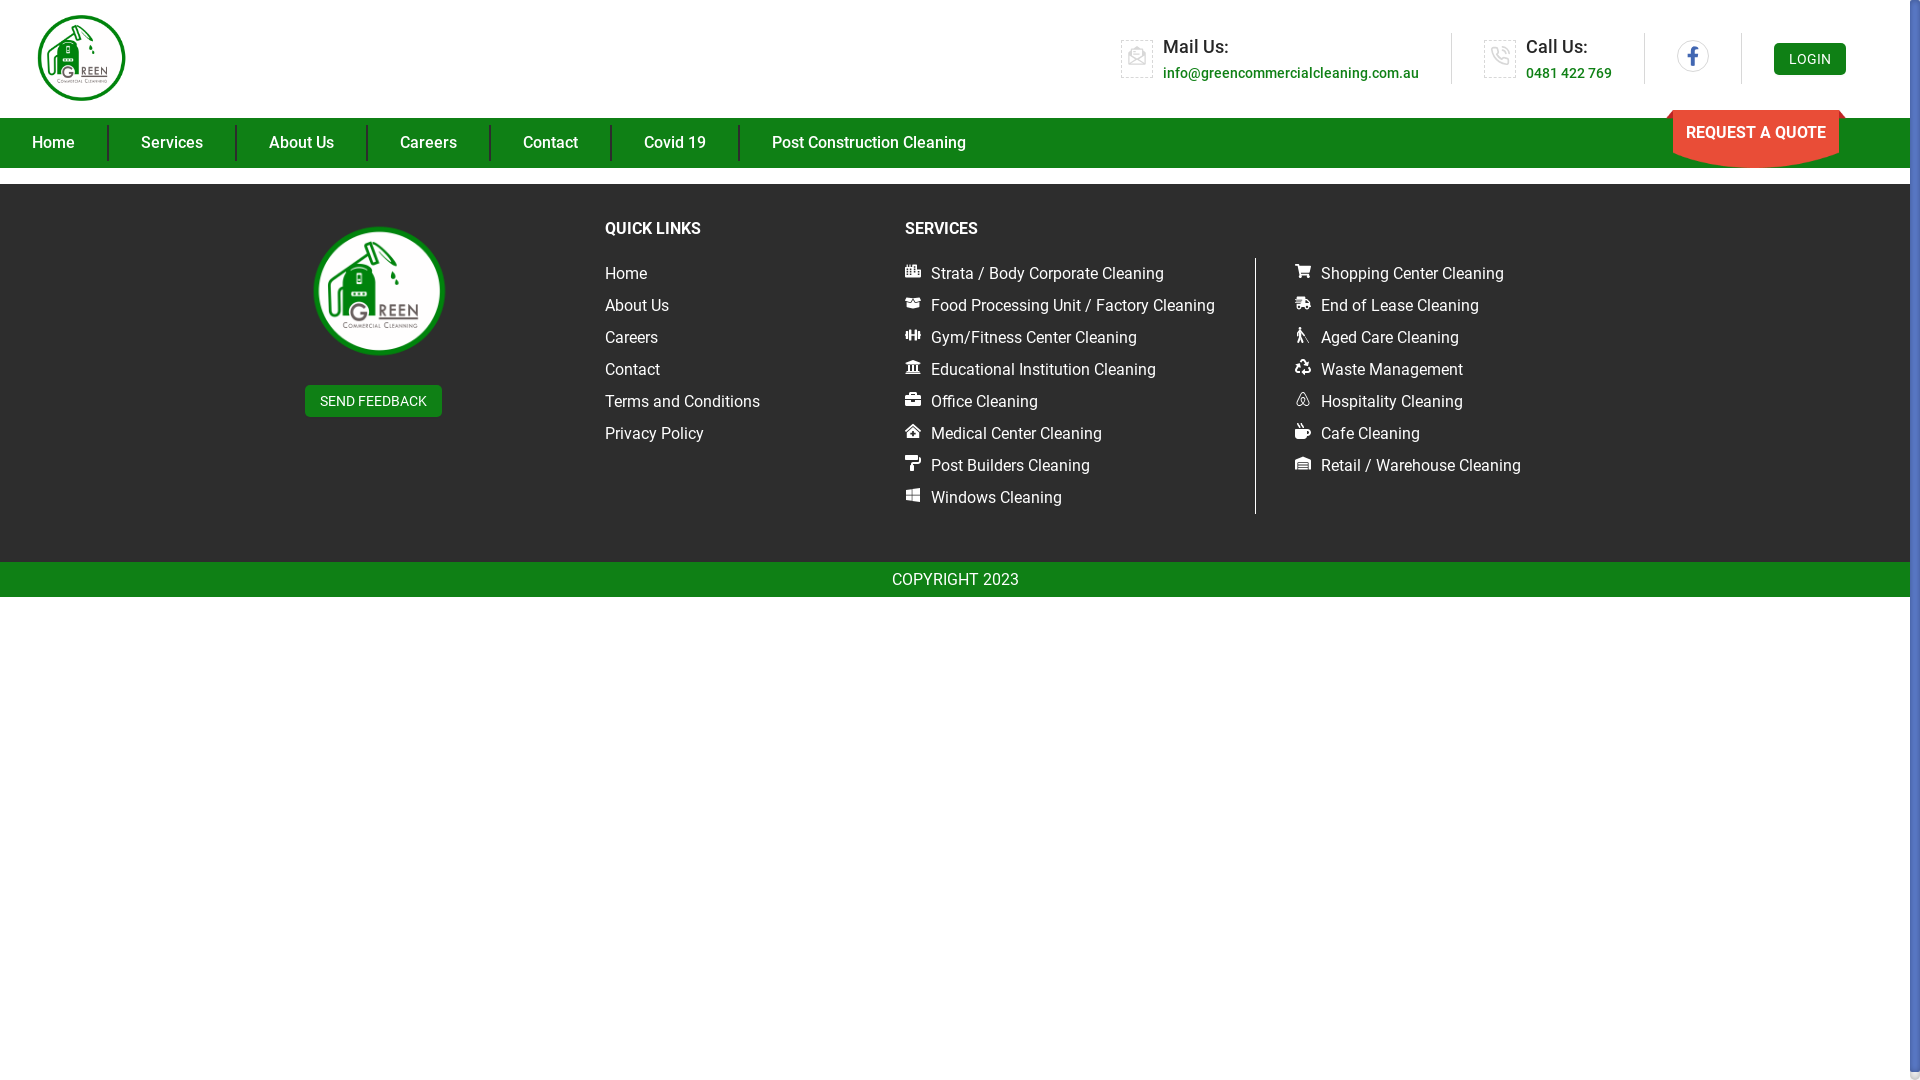 The width and height of the screenshot is (1920, 1080). What do you see at coordinates (868, 141) in the screenshot?
I see `'Post Construction Cleaning'` at bounding box center [868, 141].